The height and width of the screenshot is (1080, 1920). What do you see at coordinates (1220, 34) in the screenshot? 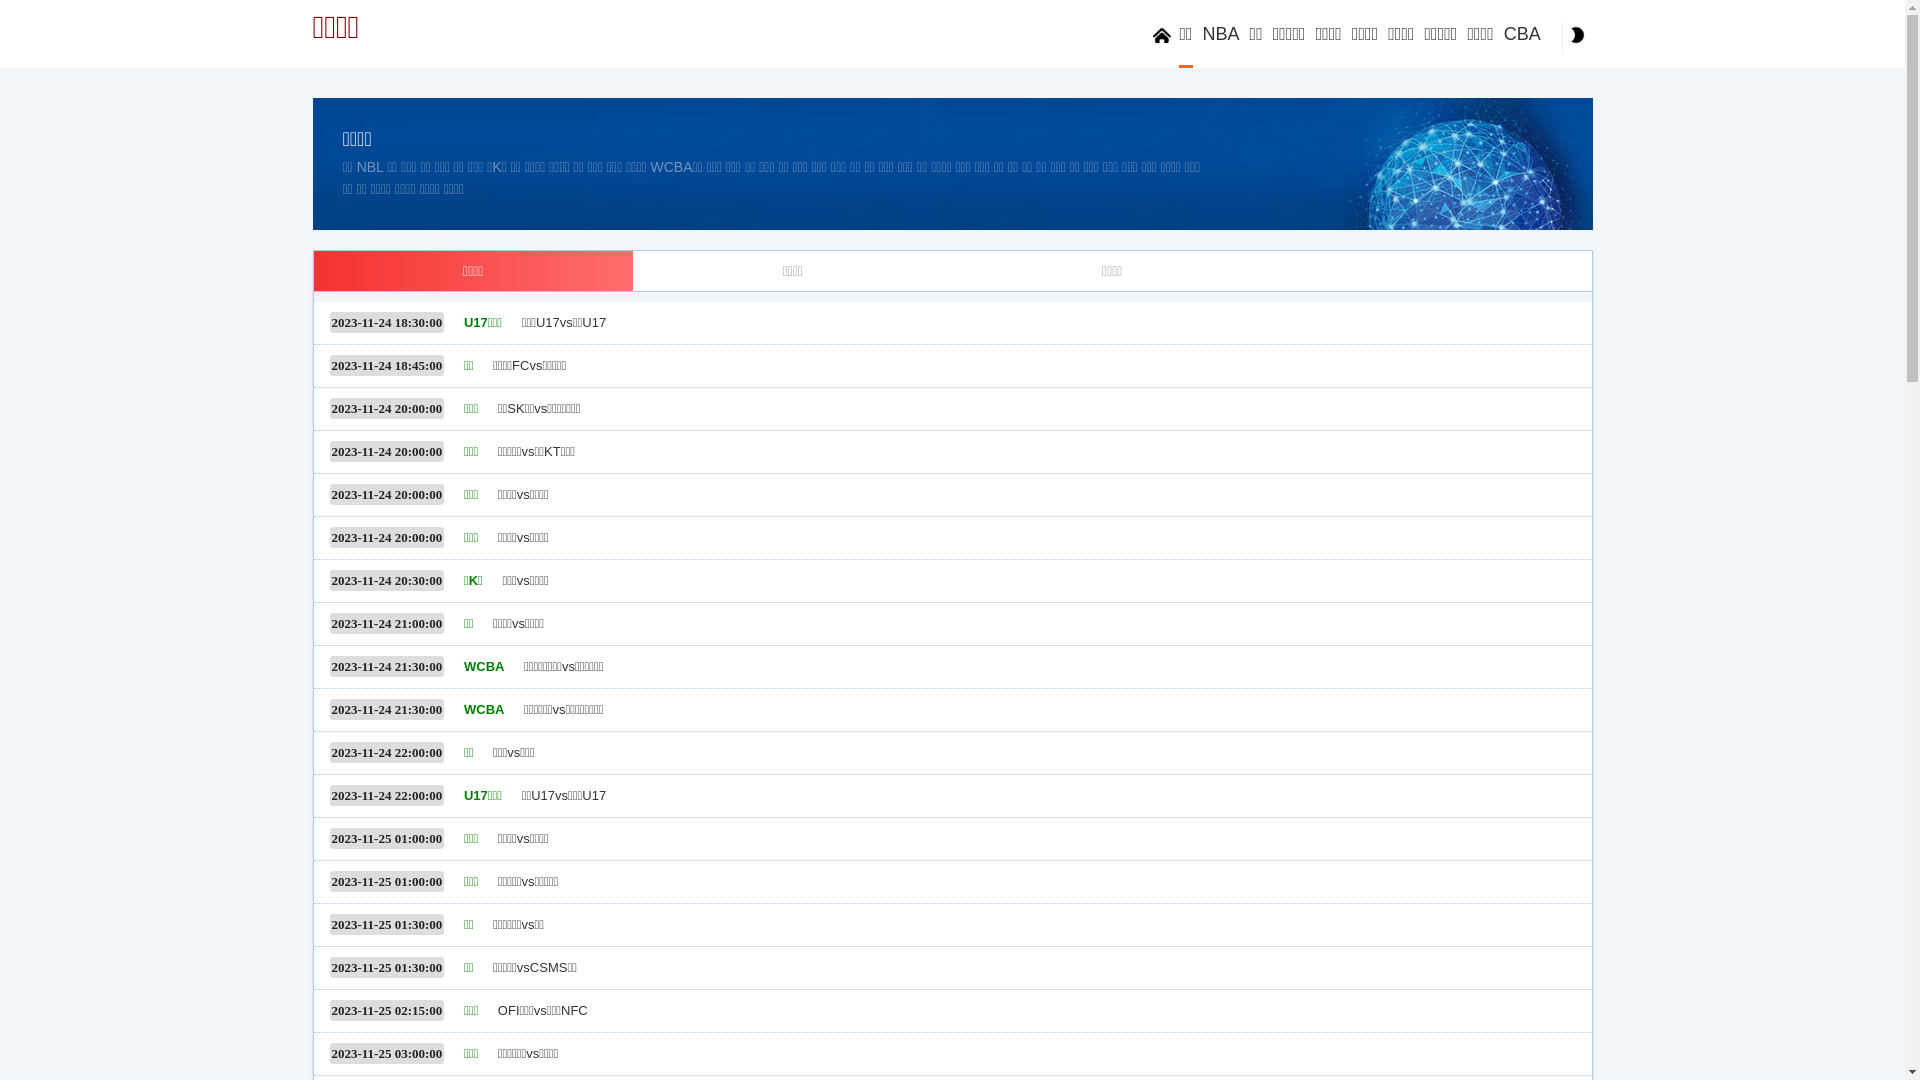
I see `'NBA'` at bounding box center [1220, 34].